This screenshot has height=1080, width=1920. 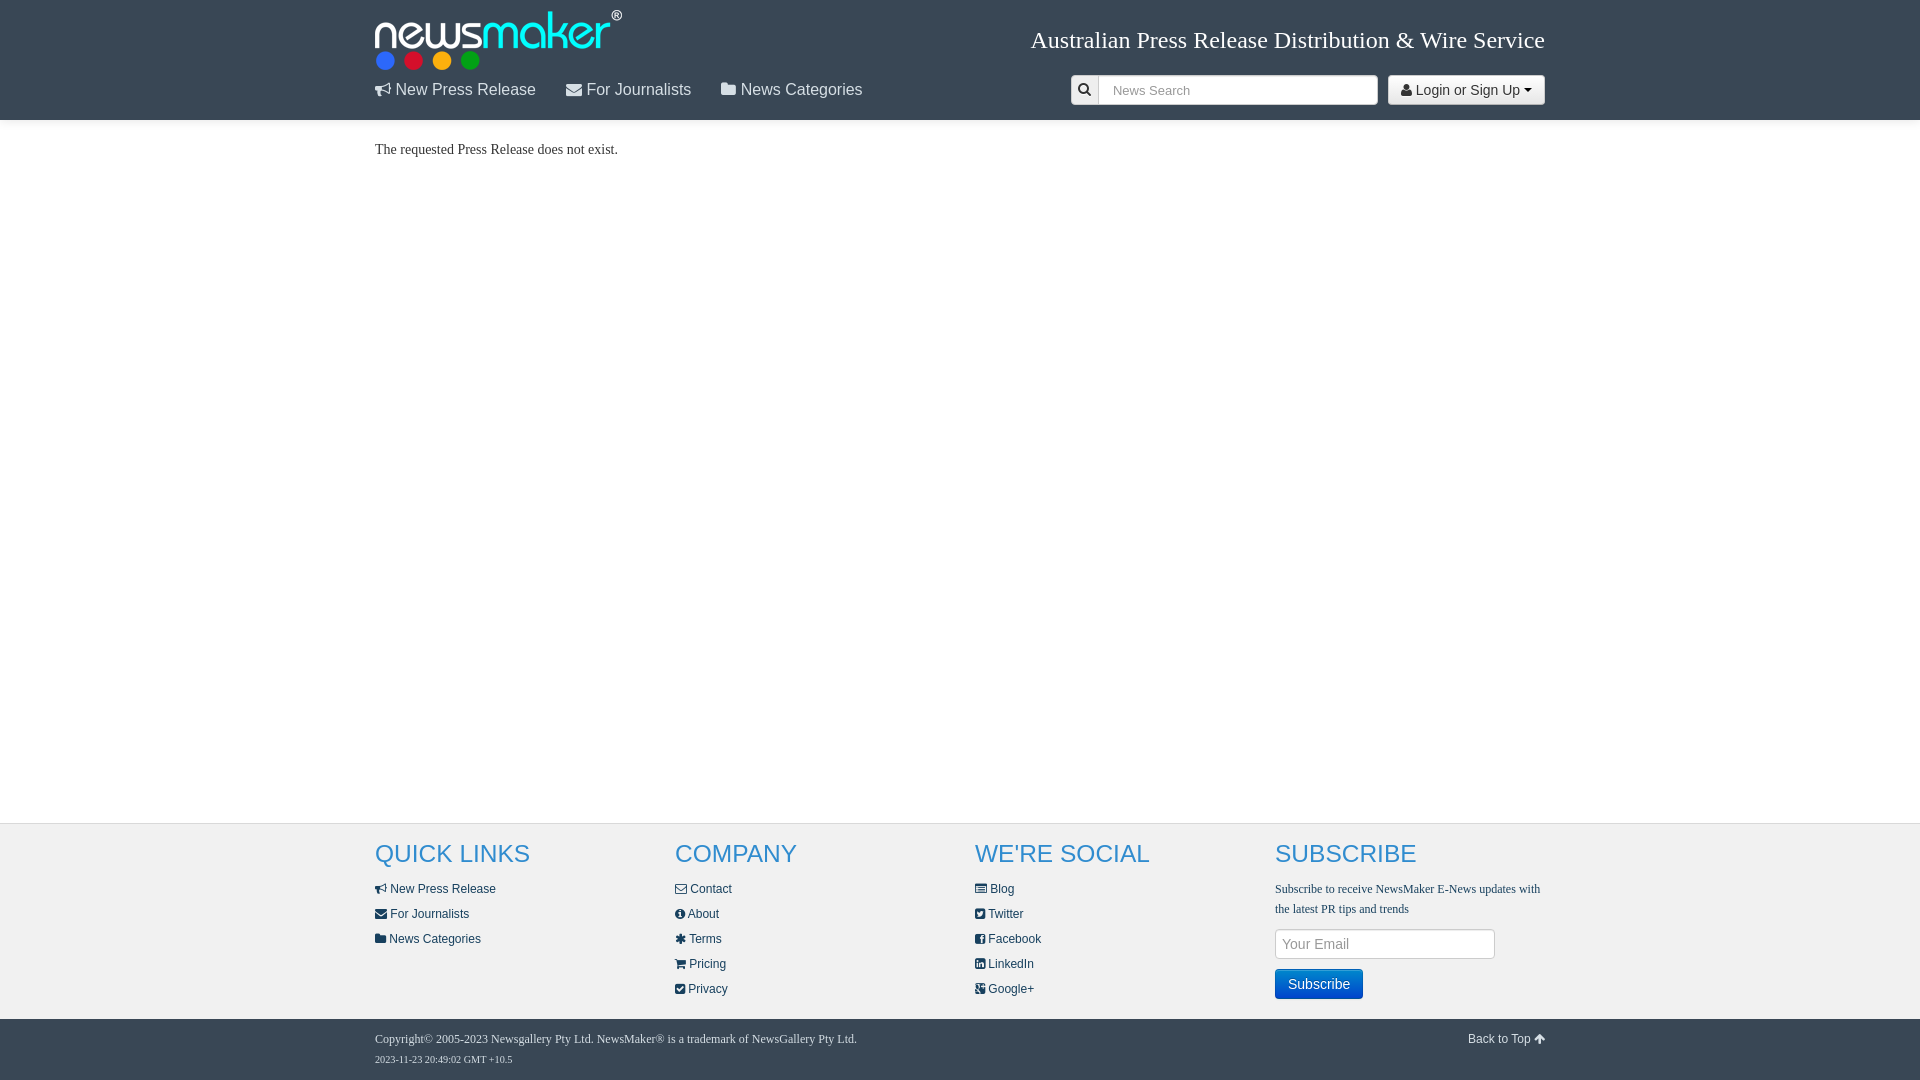 What do you see at coordinates (1004, 963) in the screenshot?
I see `'LinkedIn'` at bounding box center [1004, 963].